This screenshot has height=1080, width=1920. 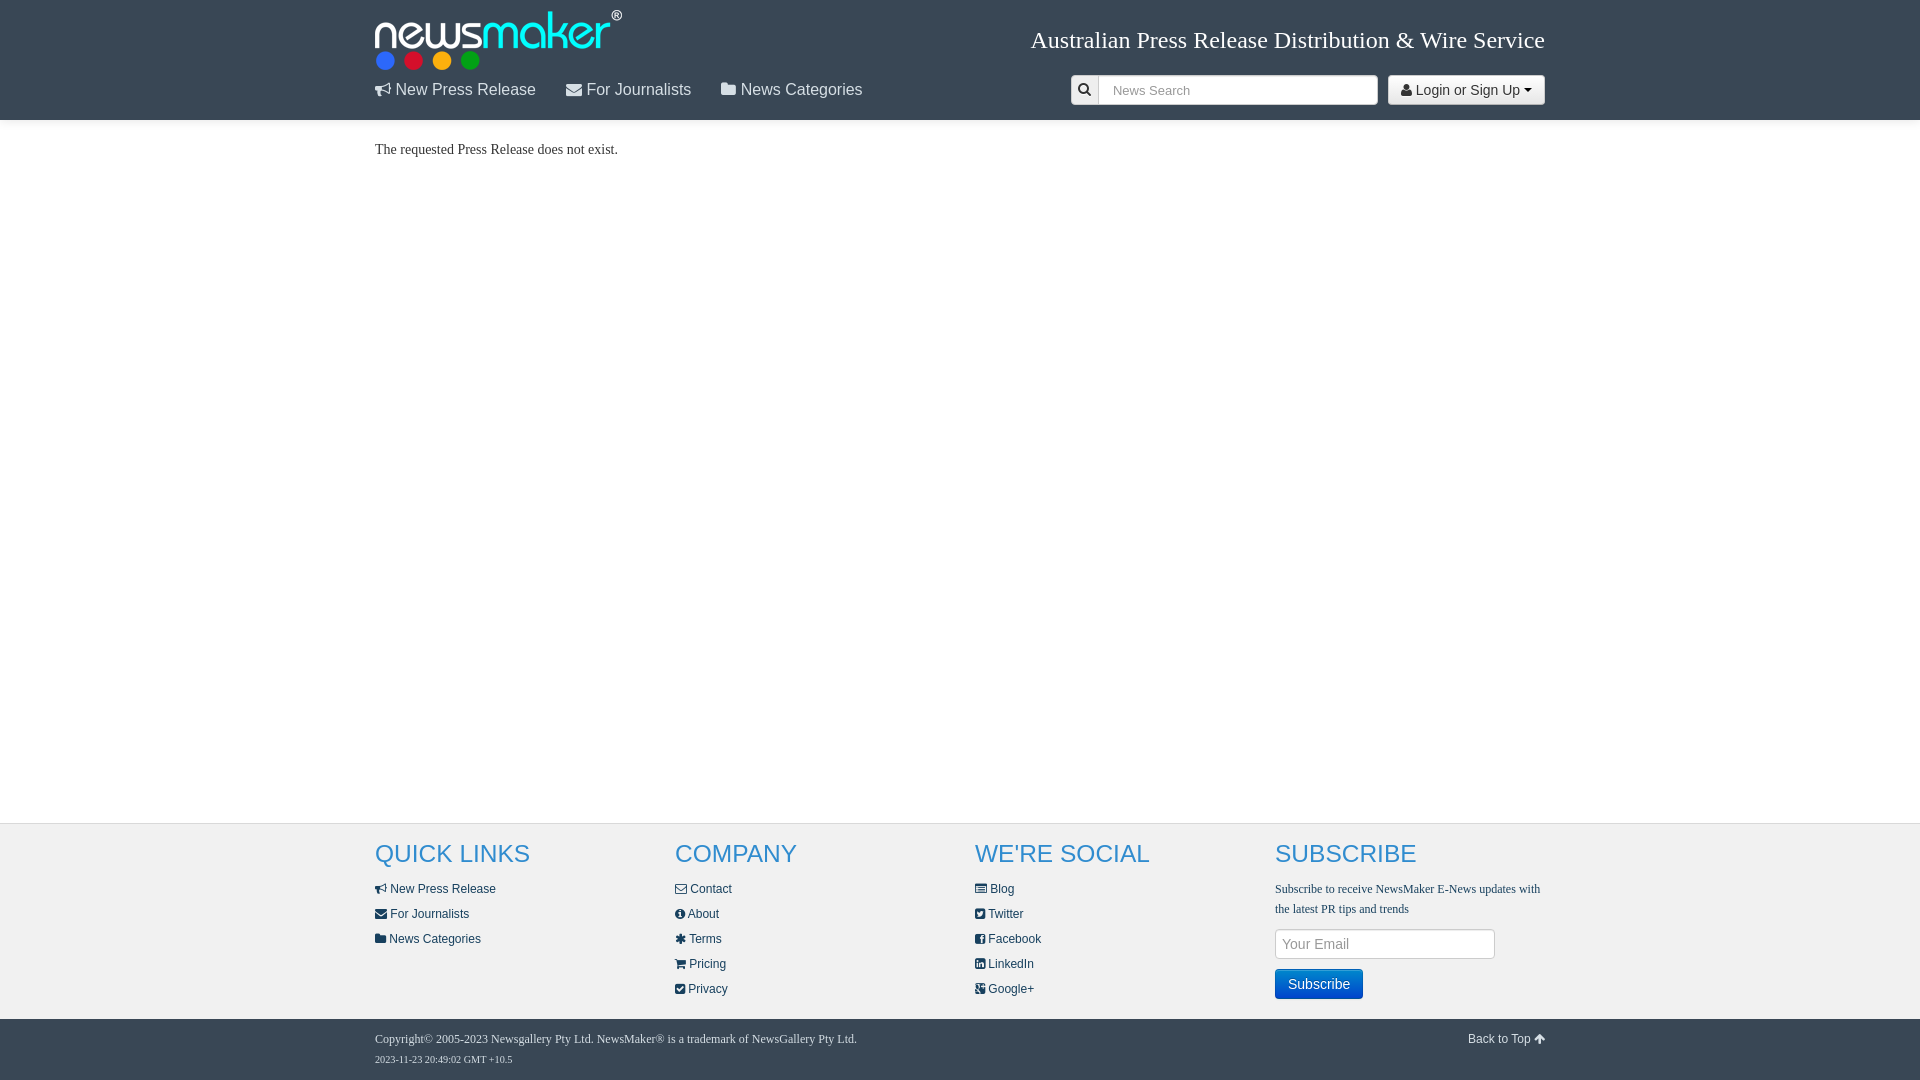 What do you see at coordinates (1004, 963) in the screenshot?
I see `'LinkedIn'` at bounding box center [1004, 963].